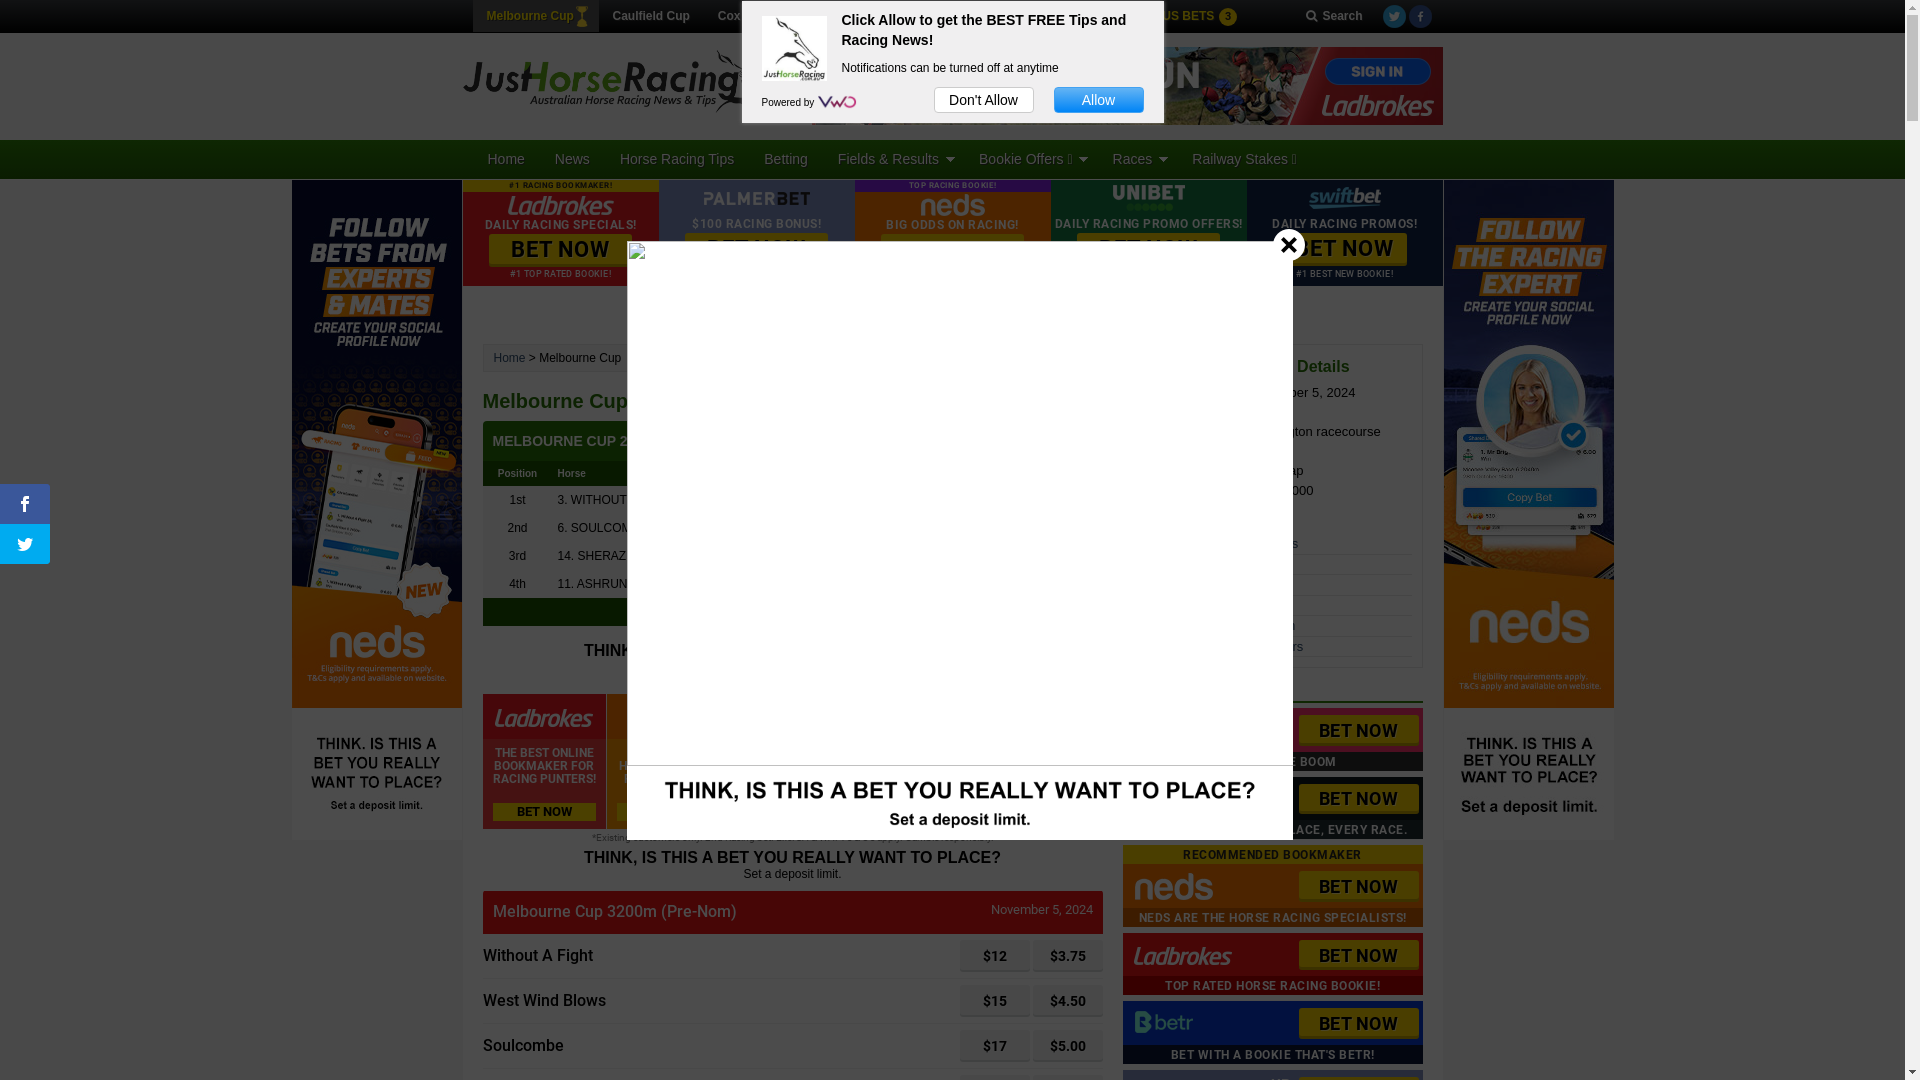 This screenshot has height=1080, width=1920. I want to click on 'Allow', so click(1098, 100).